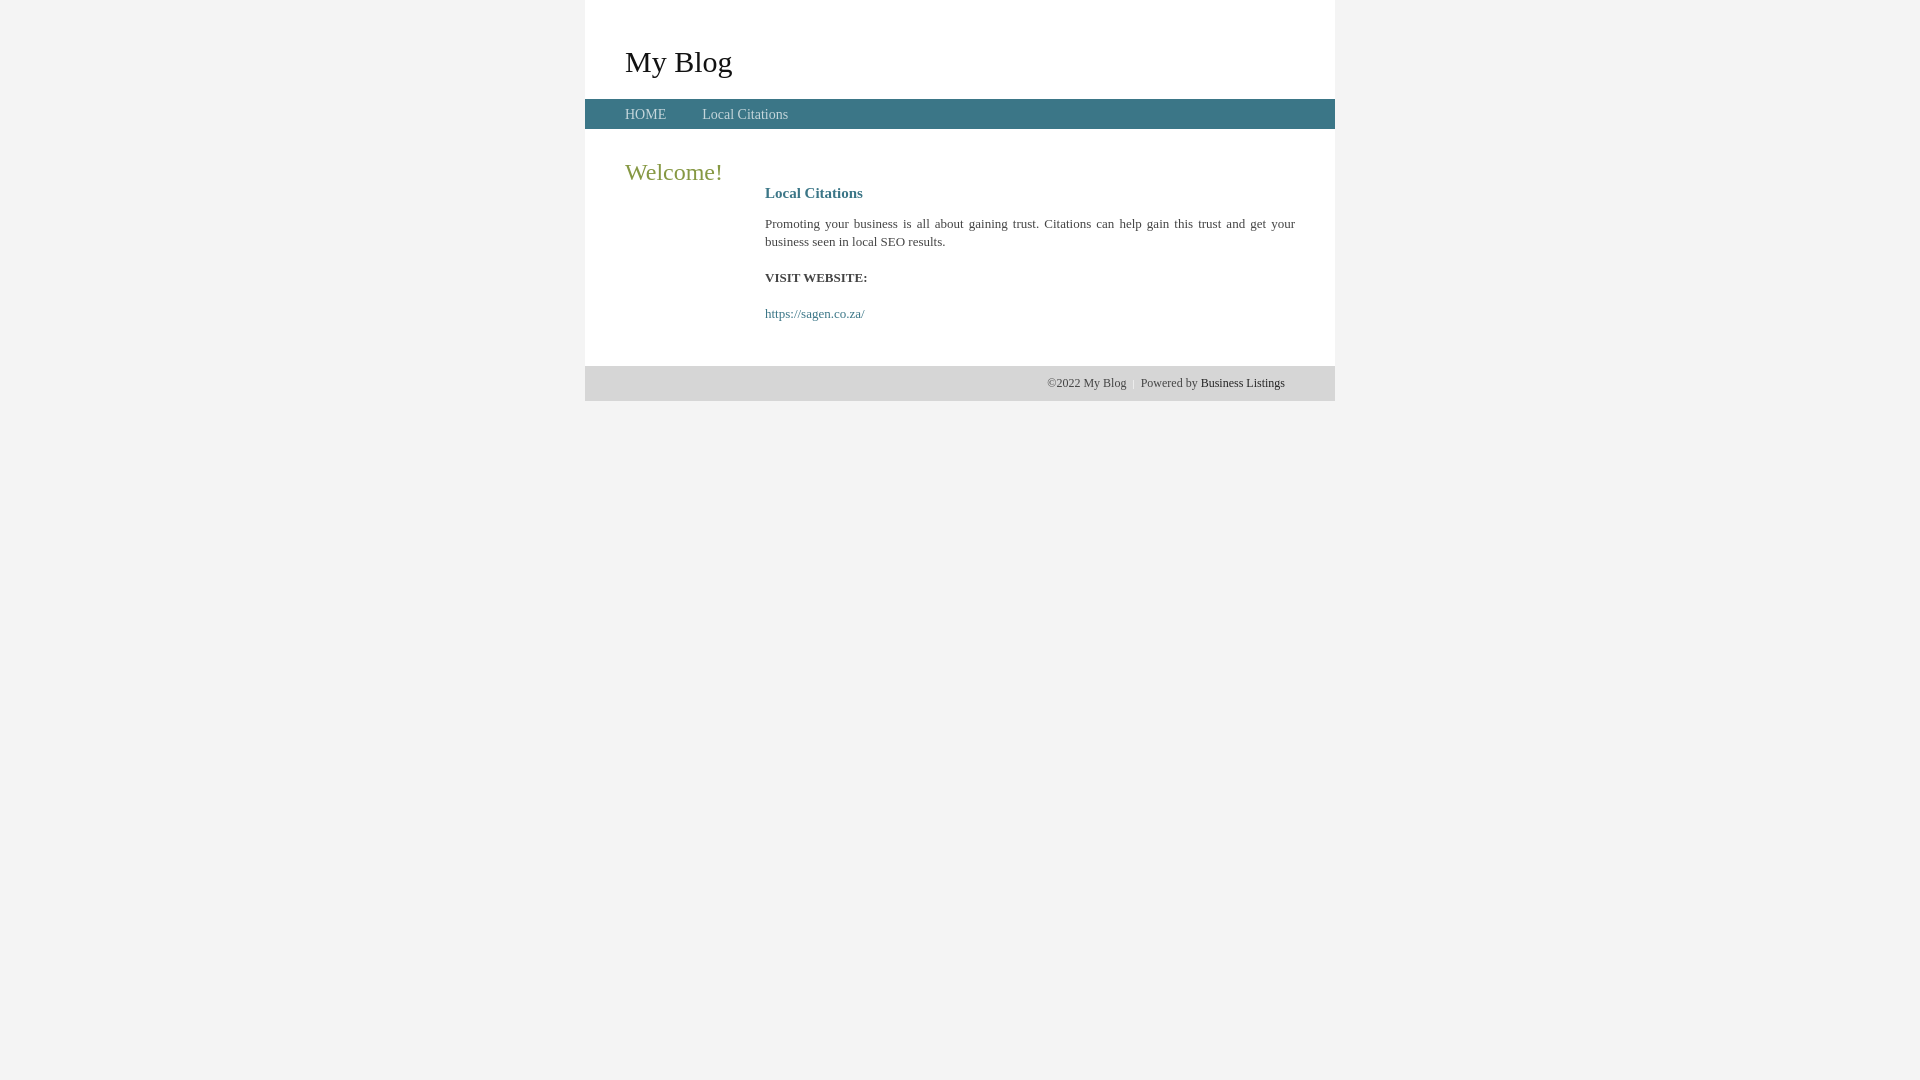  What do you see at coordinates (1242, 382) in the screenshot?
I see `'Business Listings'` at bounding box center [1242, 382].